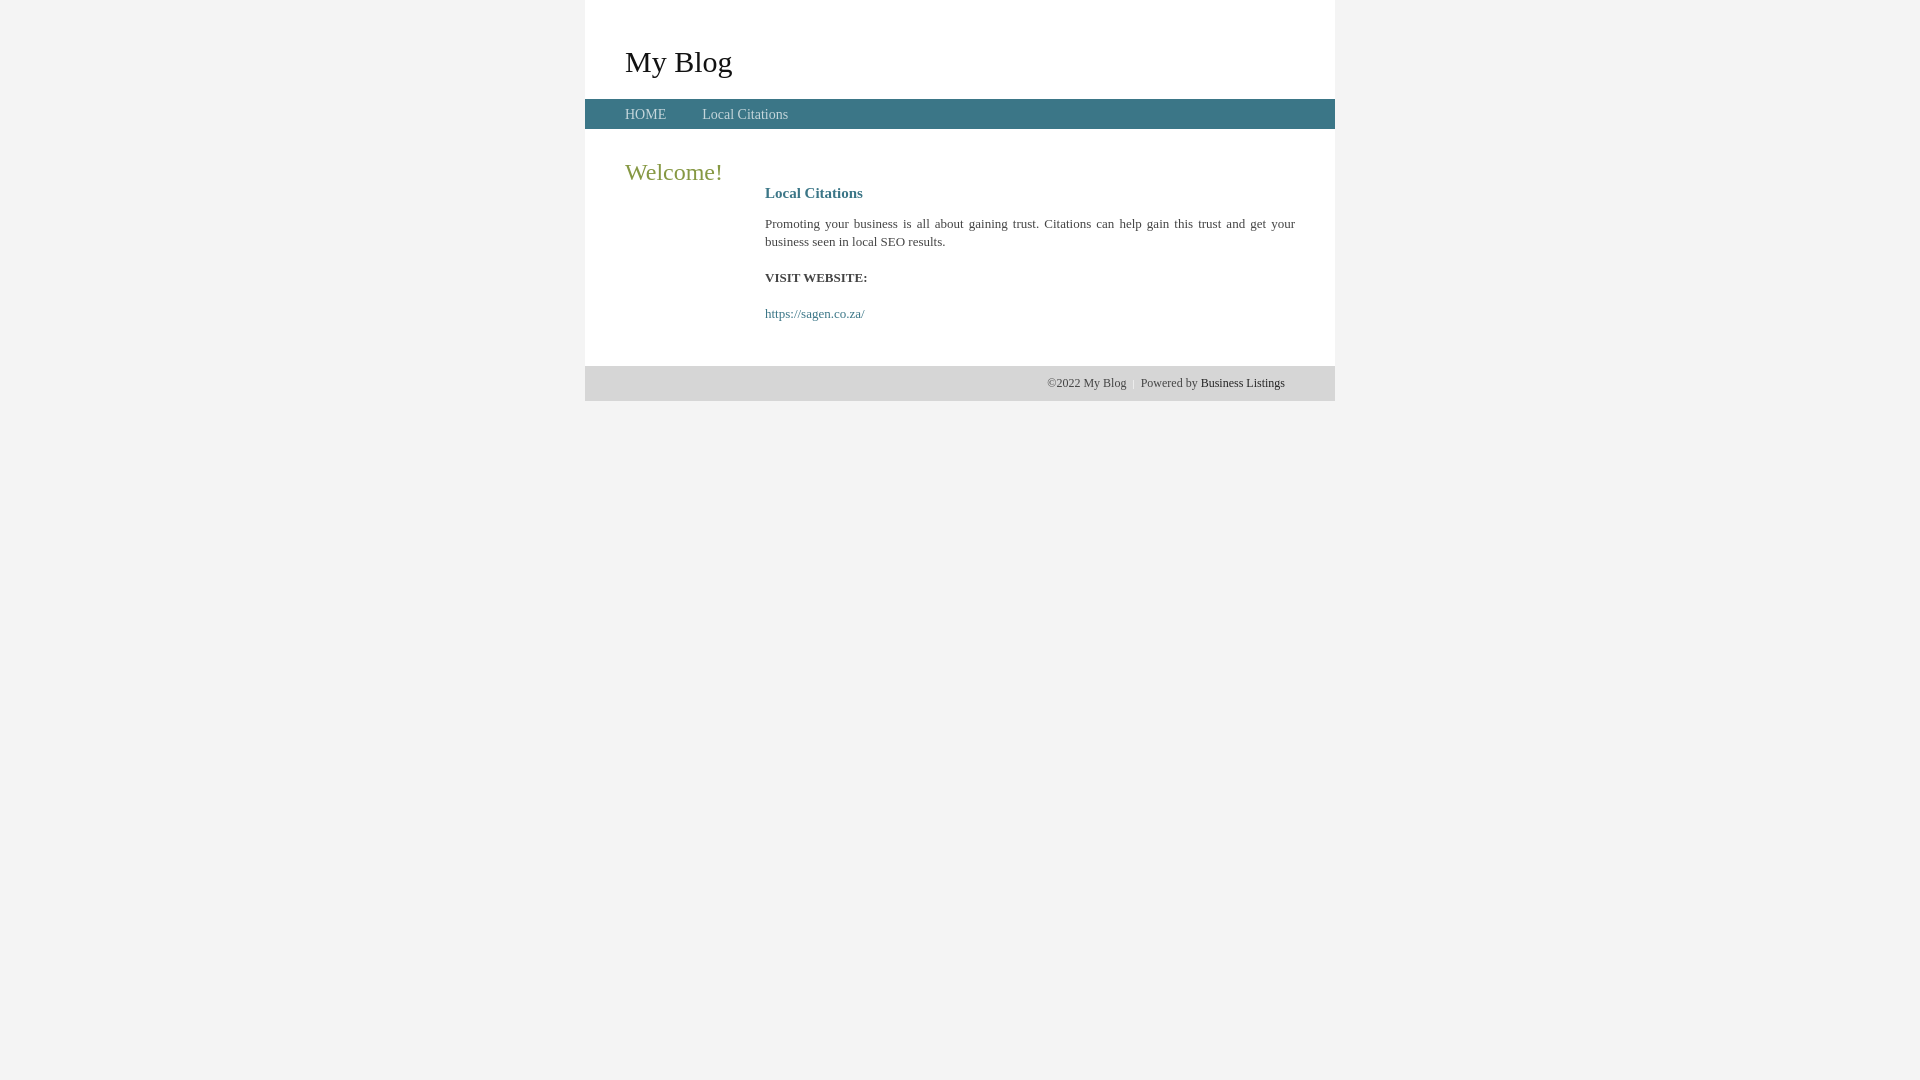  What do you see at coordinates (1242, 382) in the screenshot?
I see `'Business Listings'` at bounding box center [1242, 382].